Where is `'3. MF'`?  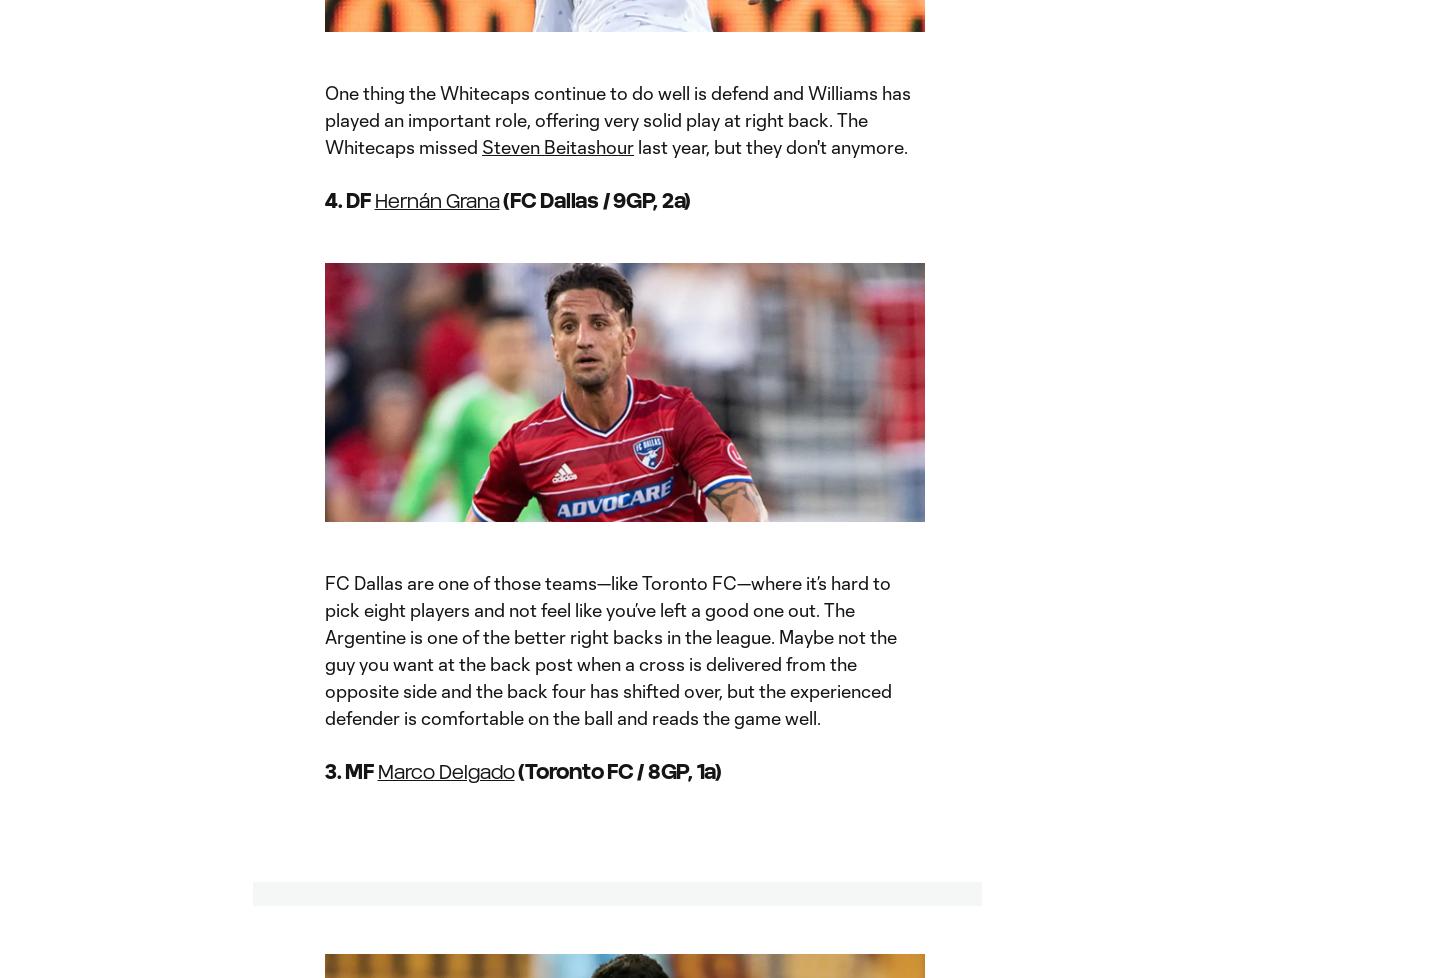
'3. MF' is located at coordinates (351, 770).